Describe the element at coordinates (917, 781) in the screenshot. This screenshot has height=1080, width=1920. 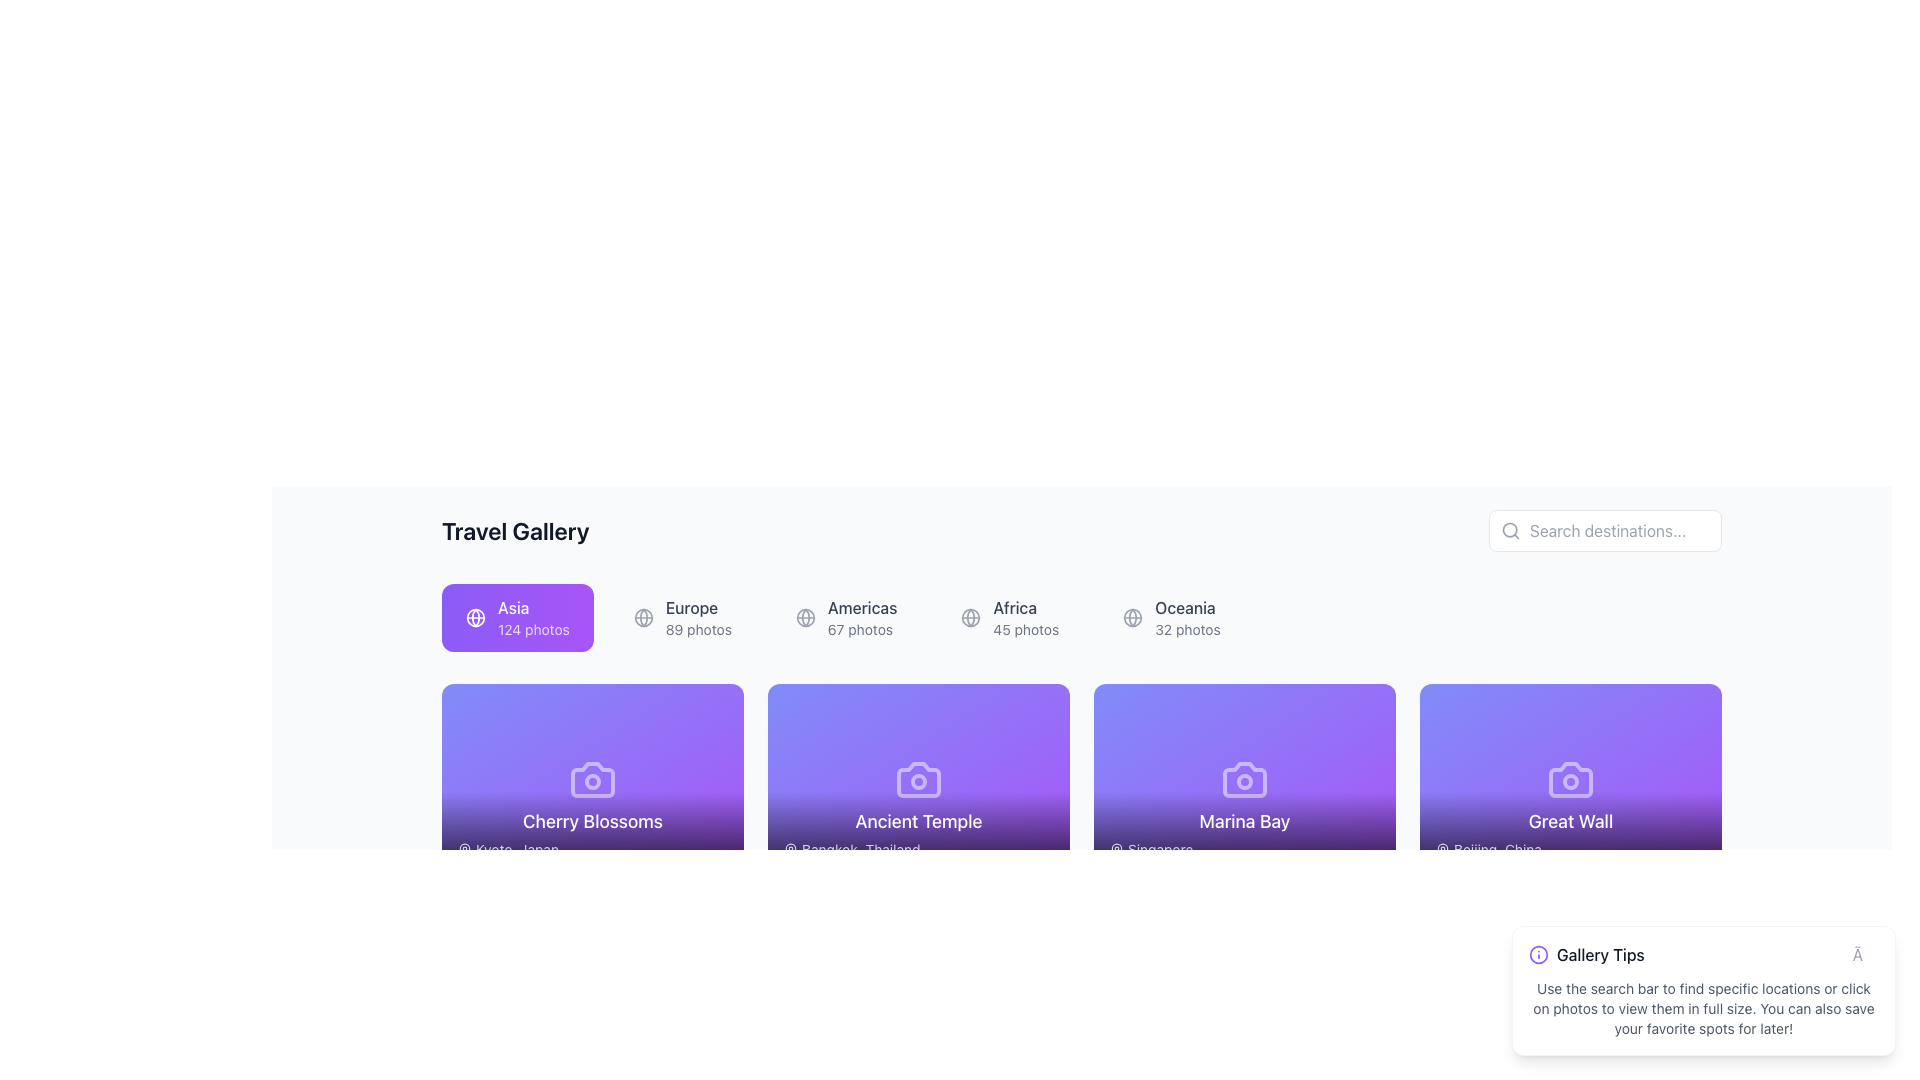
I see `the decorative circle element representing the camera's lens in the SVG icon on the 'Ancient Temple' card, which is located in the second position of the gallery's first row` at that location.